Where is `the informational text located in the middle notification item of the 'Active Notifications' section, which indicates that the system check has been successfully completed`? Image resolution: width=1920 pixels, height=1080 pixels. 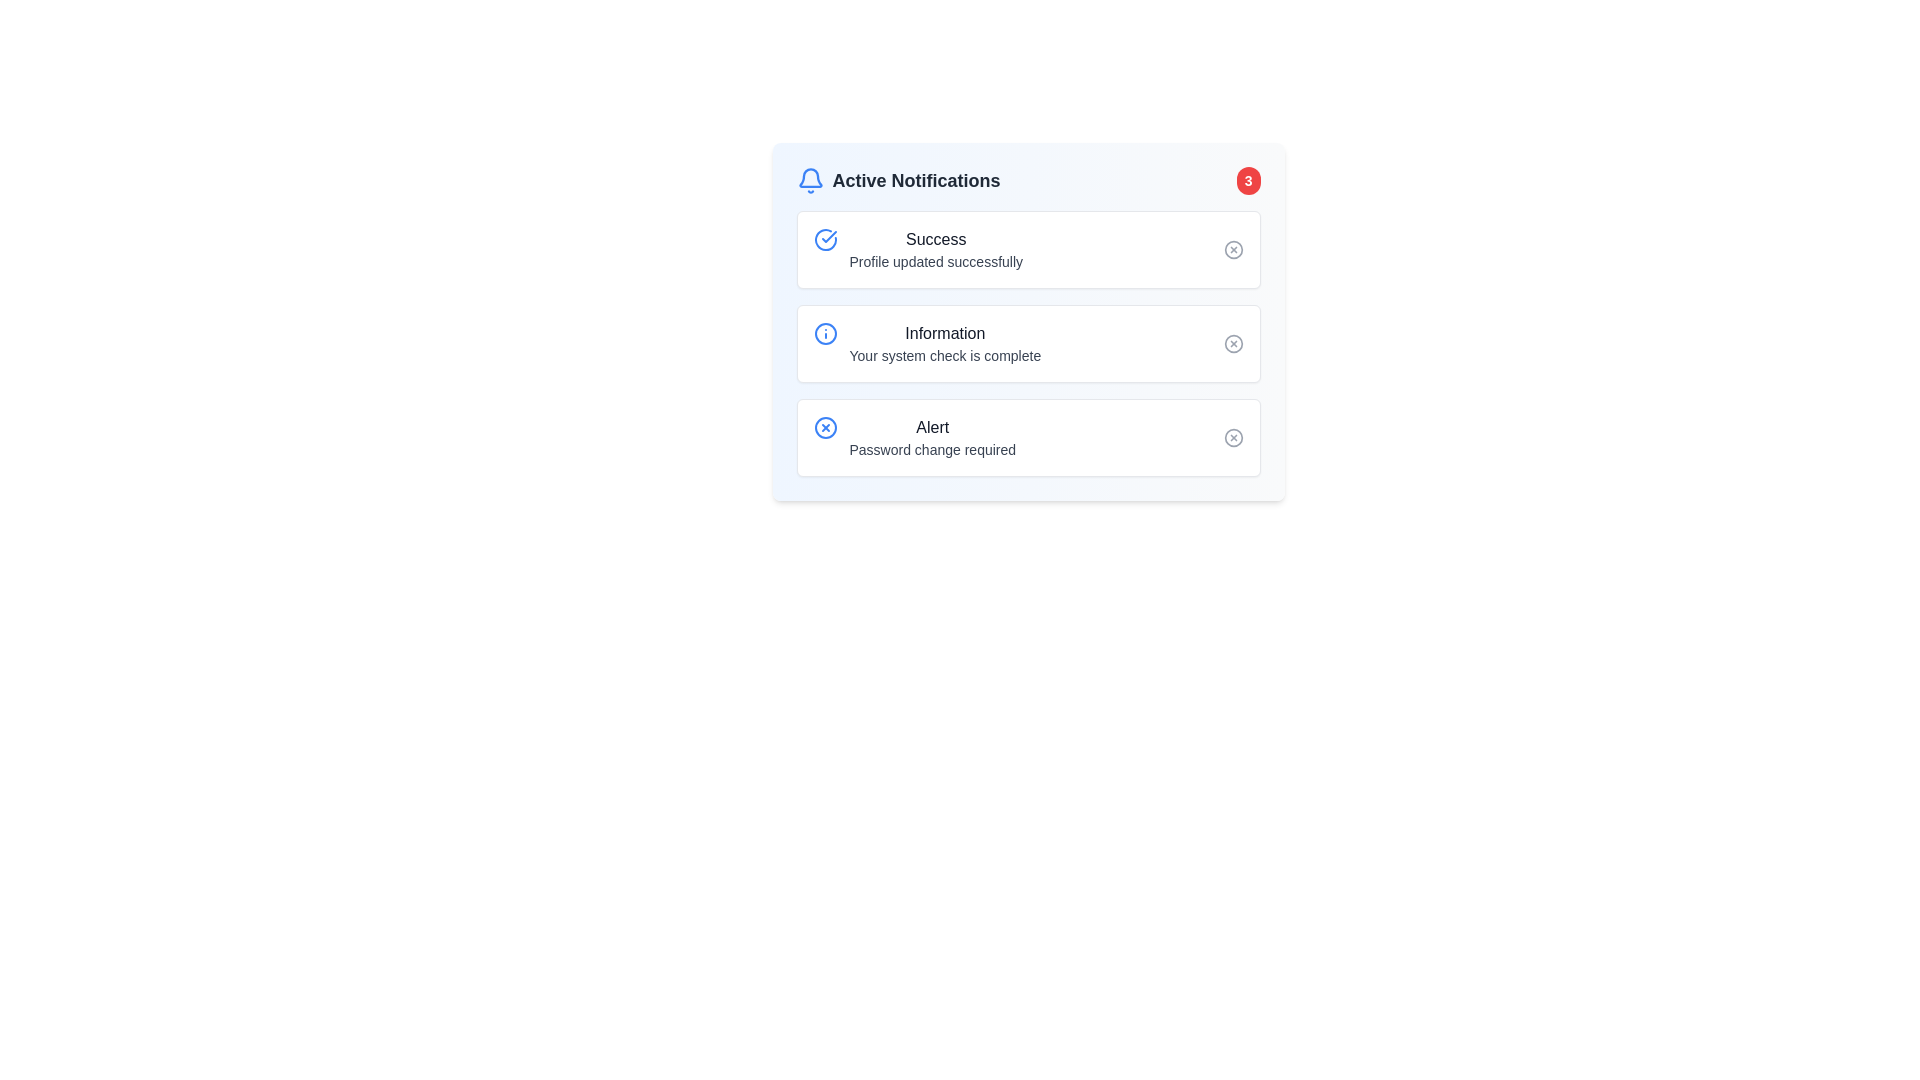
the informational text located in the middle notification item of the 'Active Notifications' section, which indicates that the system check has been successfully completed is located at coordinates (944, 354).